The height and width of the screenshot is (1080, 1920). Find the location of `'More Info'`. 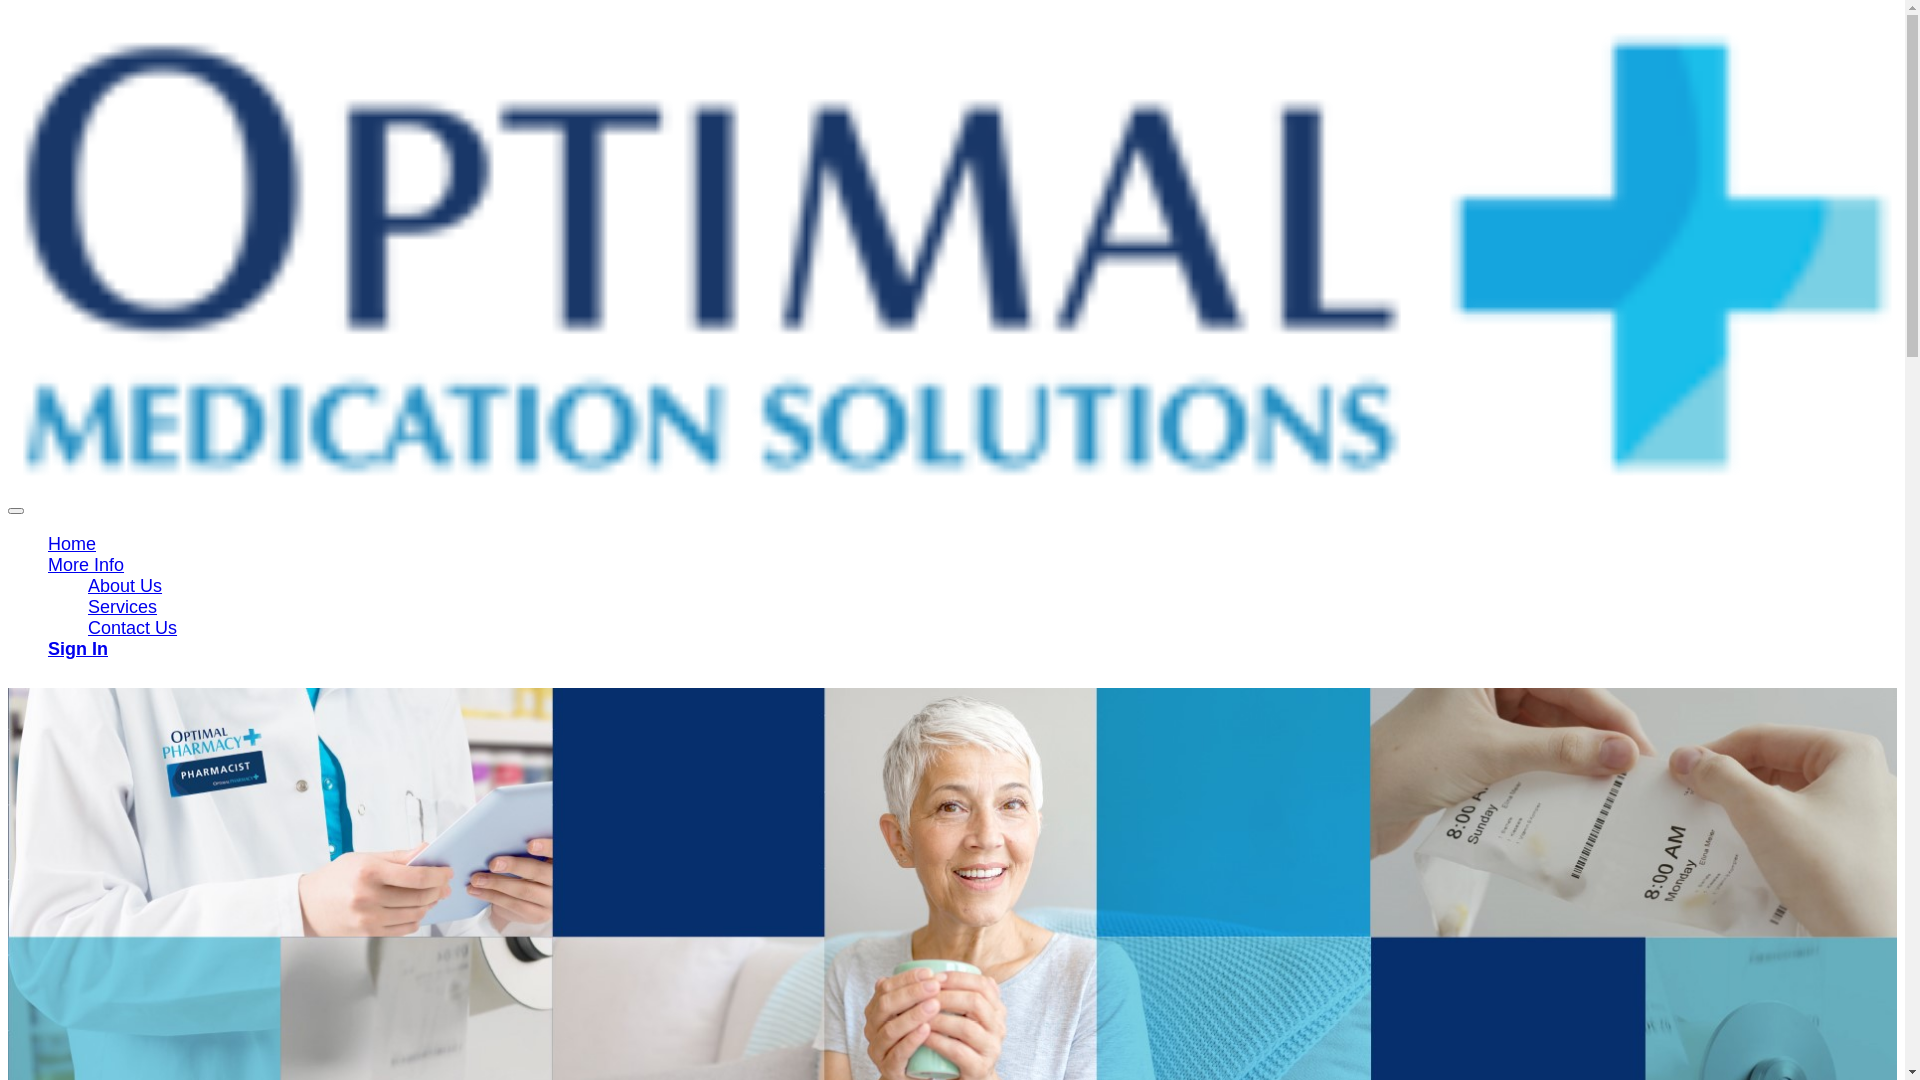

'More Info' is located at coordinates (85, 564).